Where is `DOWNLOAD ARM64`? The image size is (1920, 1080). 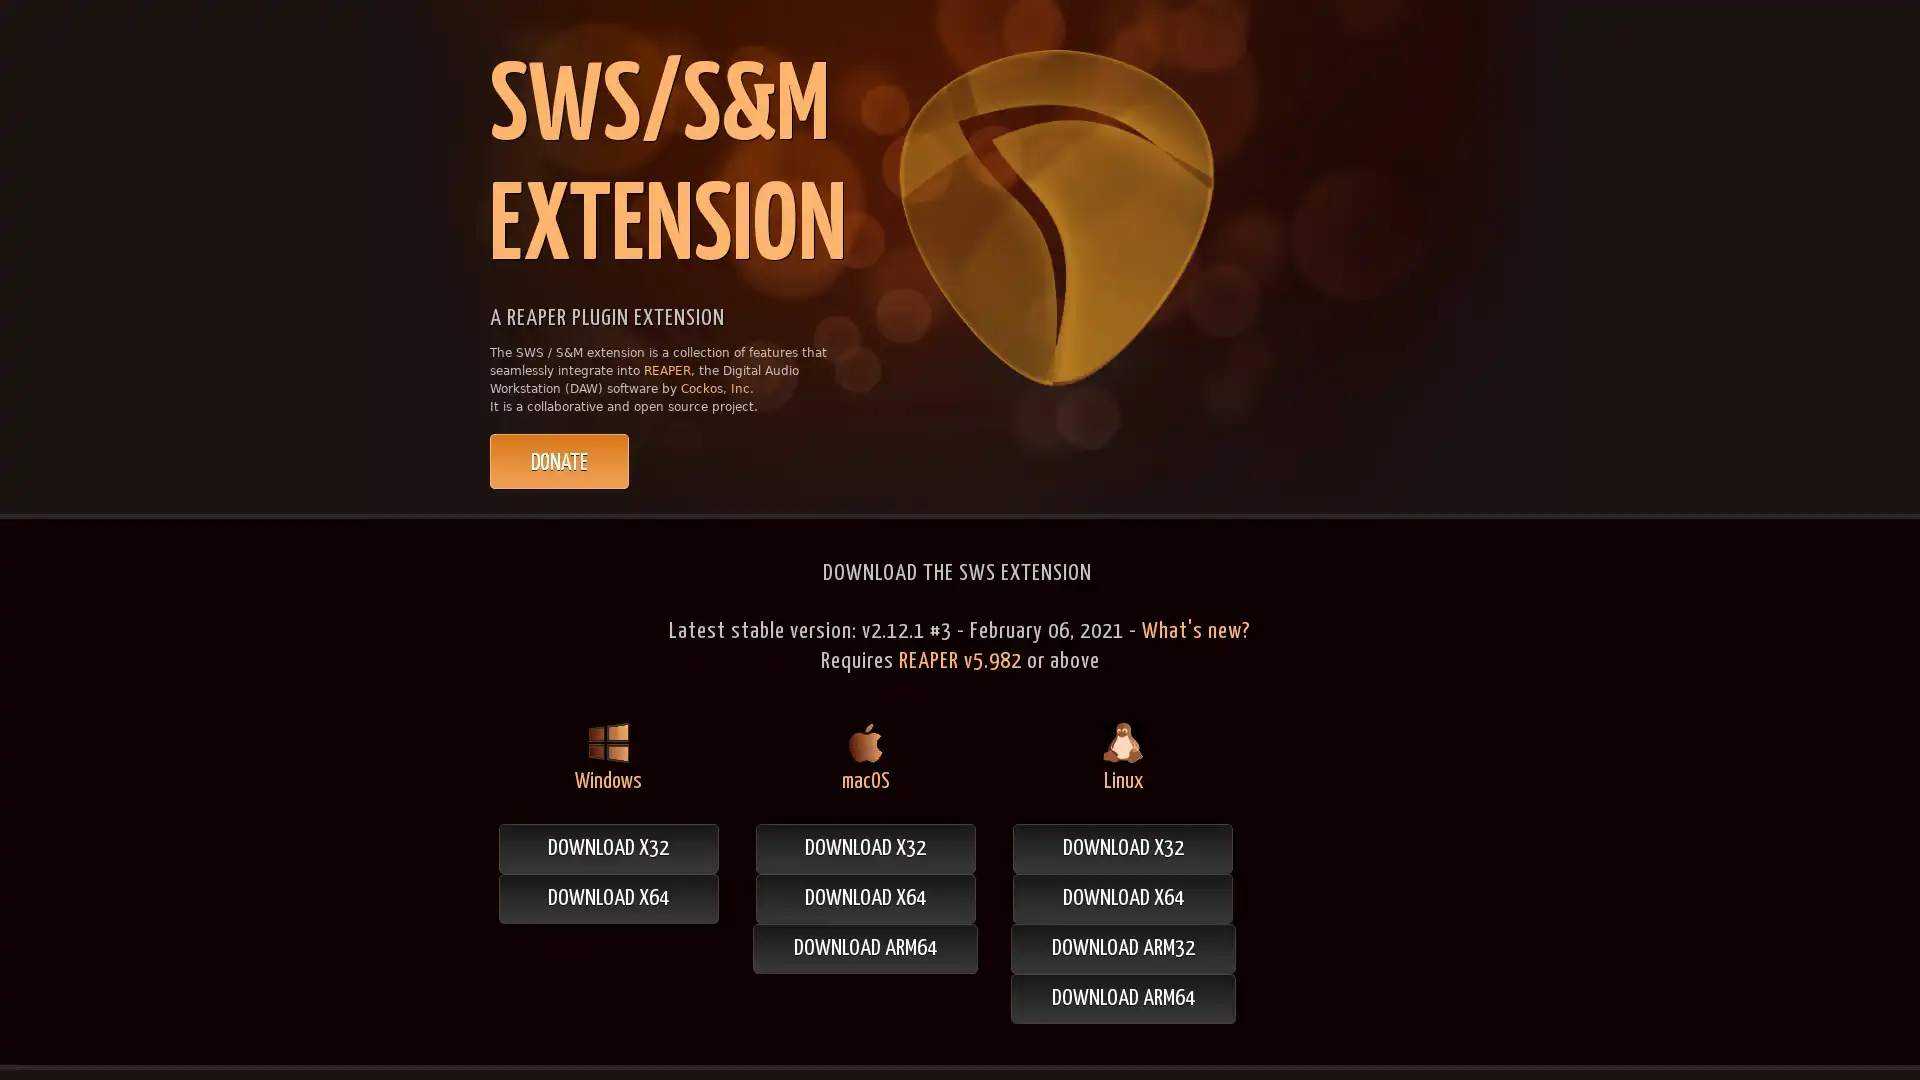
DOWNLOAD ARM64 is located at coordinates (958, 947).